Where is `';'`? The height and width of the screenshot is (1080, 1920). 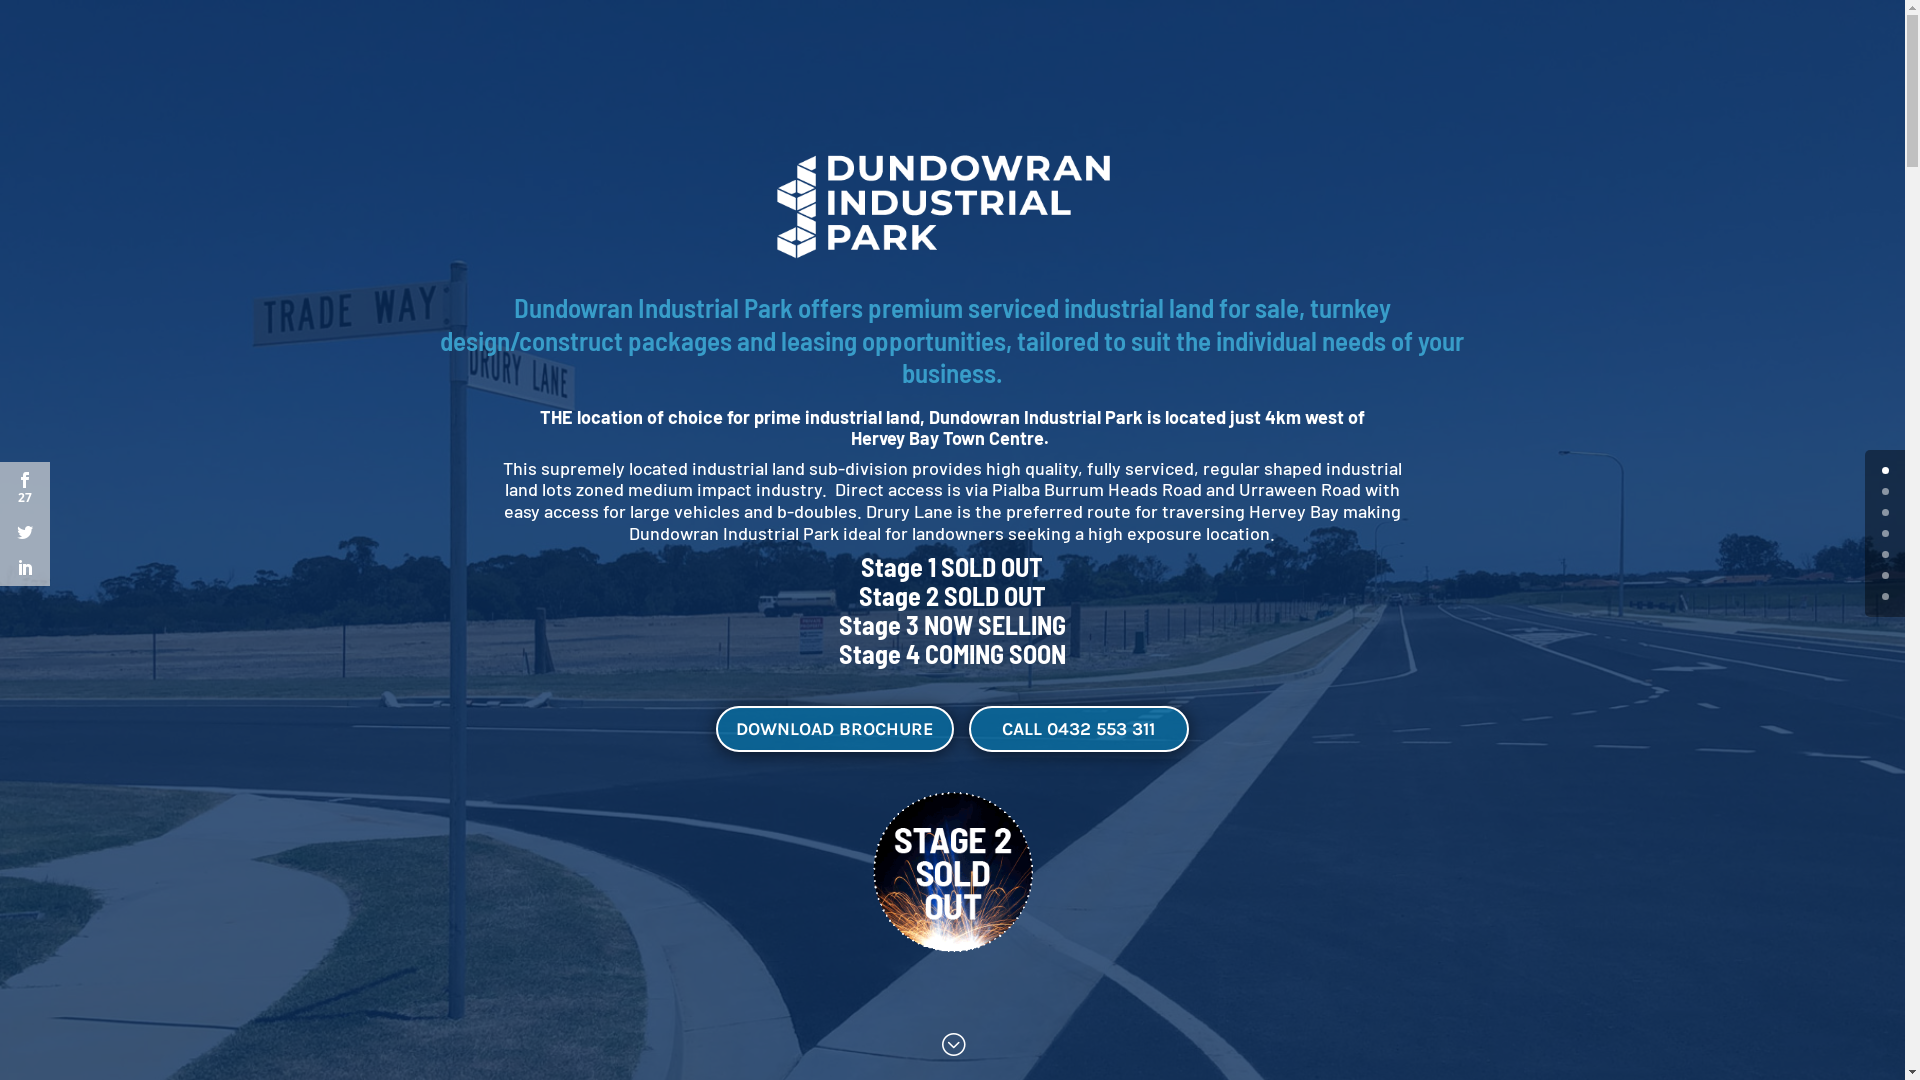
';' is located at coordinates (952, 1044).